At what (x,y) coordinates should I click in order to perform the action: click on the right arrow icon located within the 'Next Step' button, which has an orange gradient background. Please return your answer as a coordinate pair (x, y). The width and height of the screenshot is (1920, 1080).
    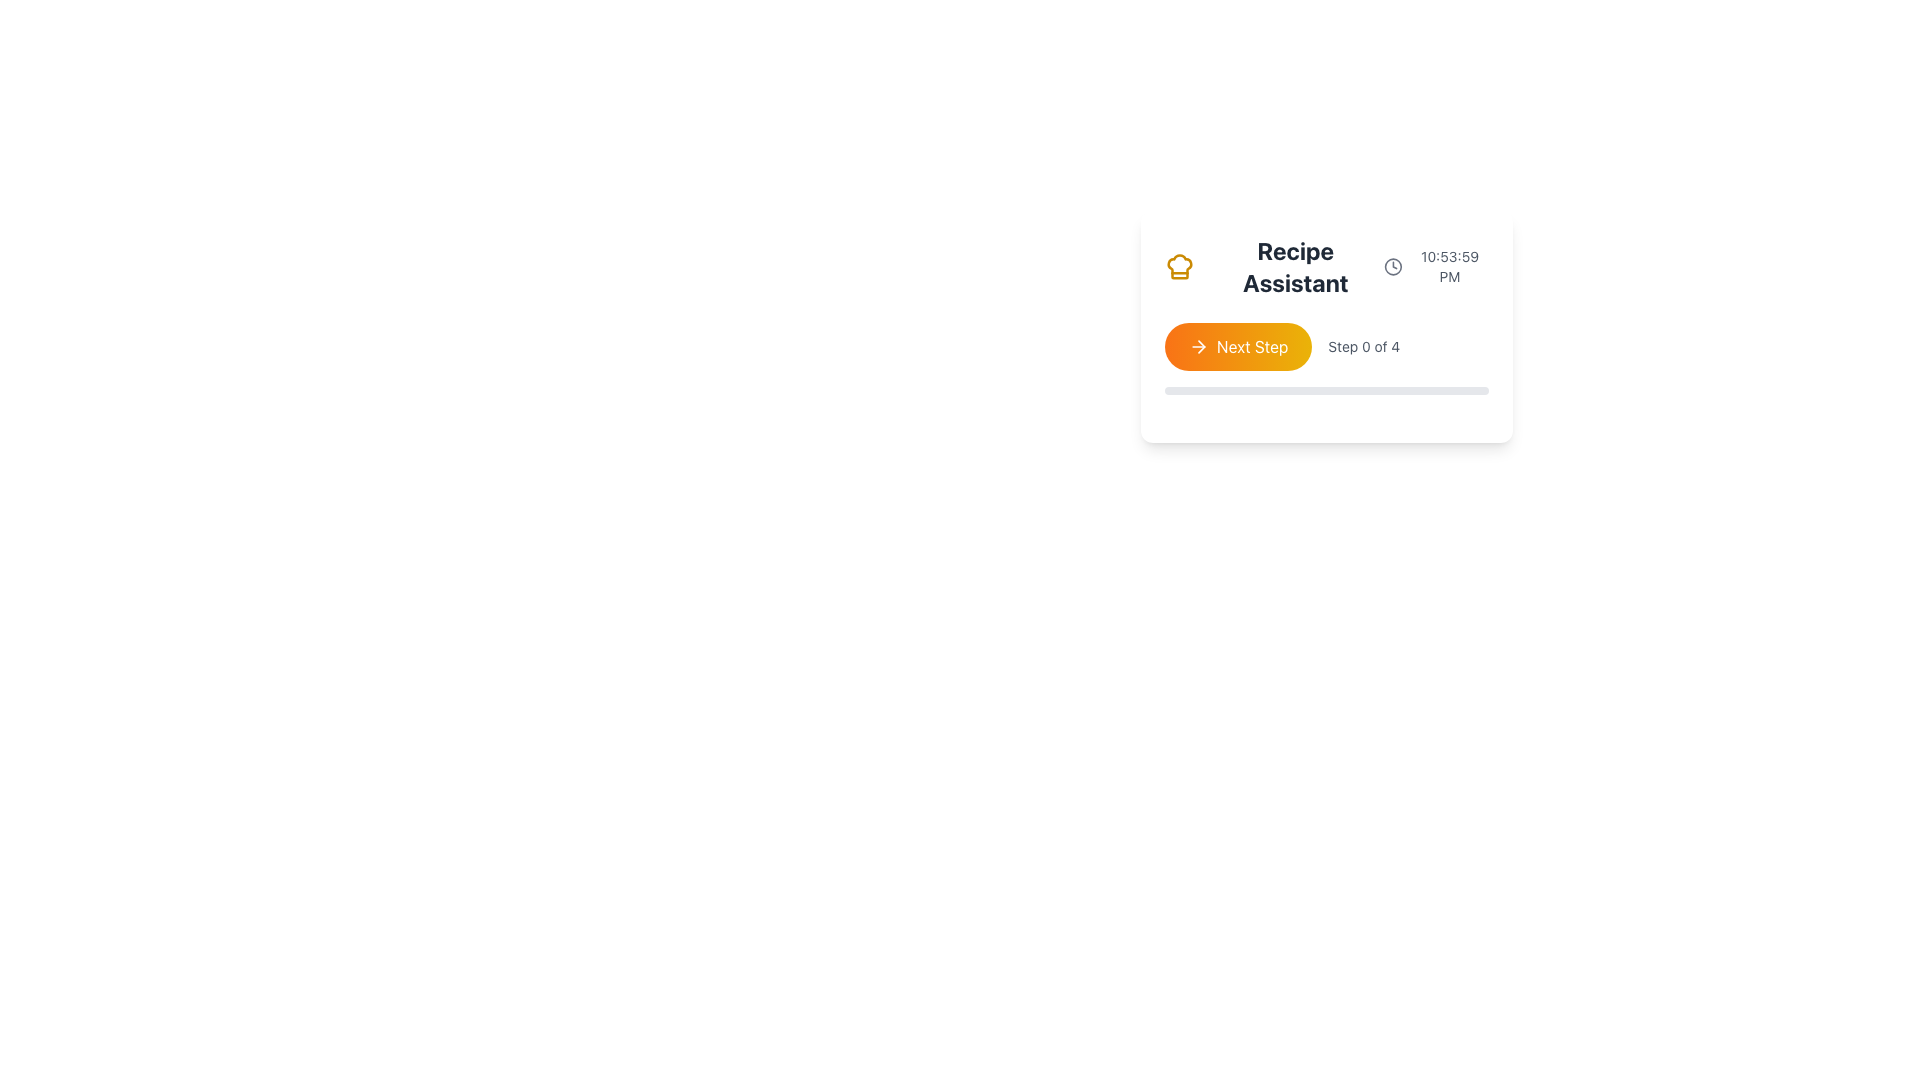
    Looking at the image, I should click on (1199, 346).